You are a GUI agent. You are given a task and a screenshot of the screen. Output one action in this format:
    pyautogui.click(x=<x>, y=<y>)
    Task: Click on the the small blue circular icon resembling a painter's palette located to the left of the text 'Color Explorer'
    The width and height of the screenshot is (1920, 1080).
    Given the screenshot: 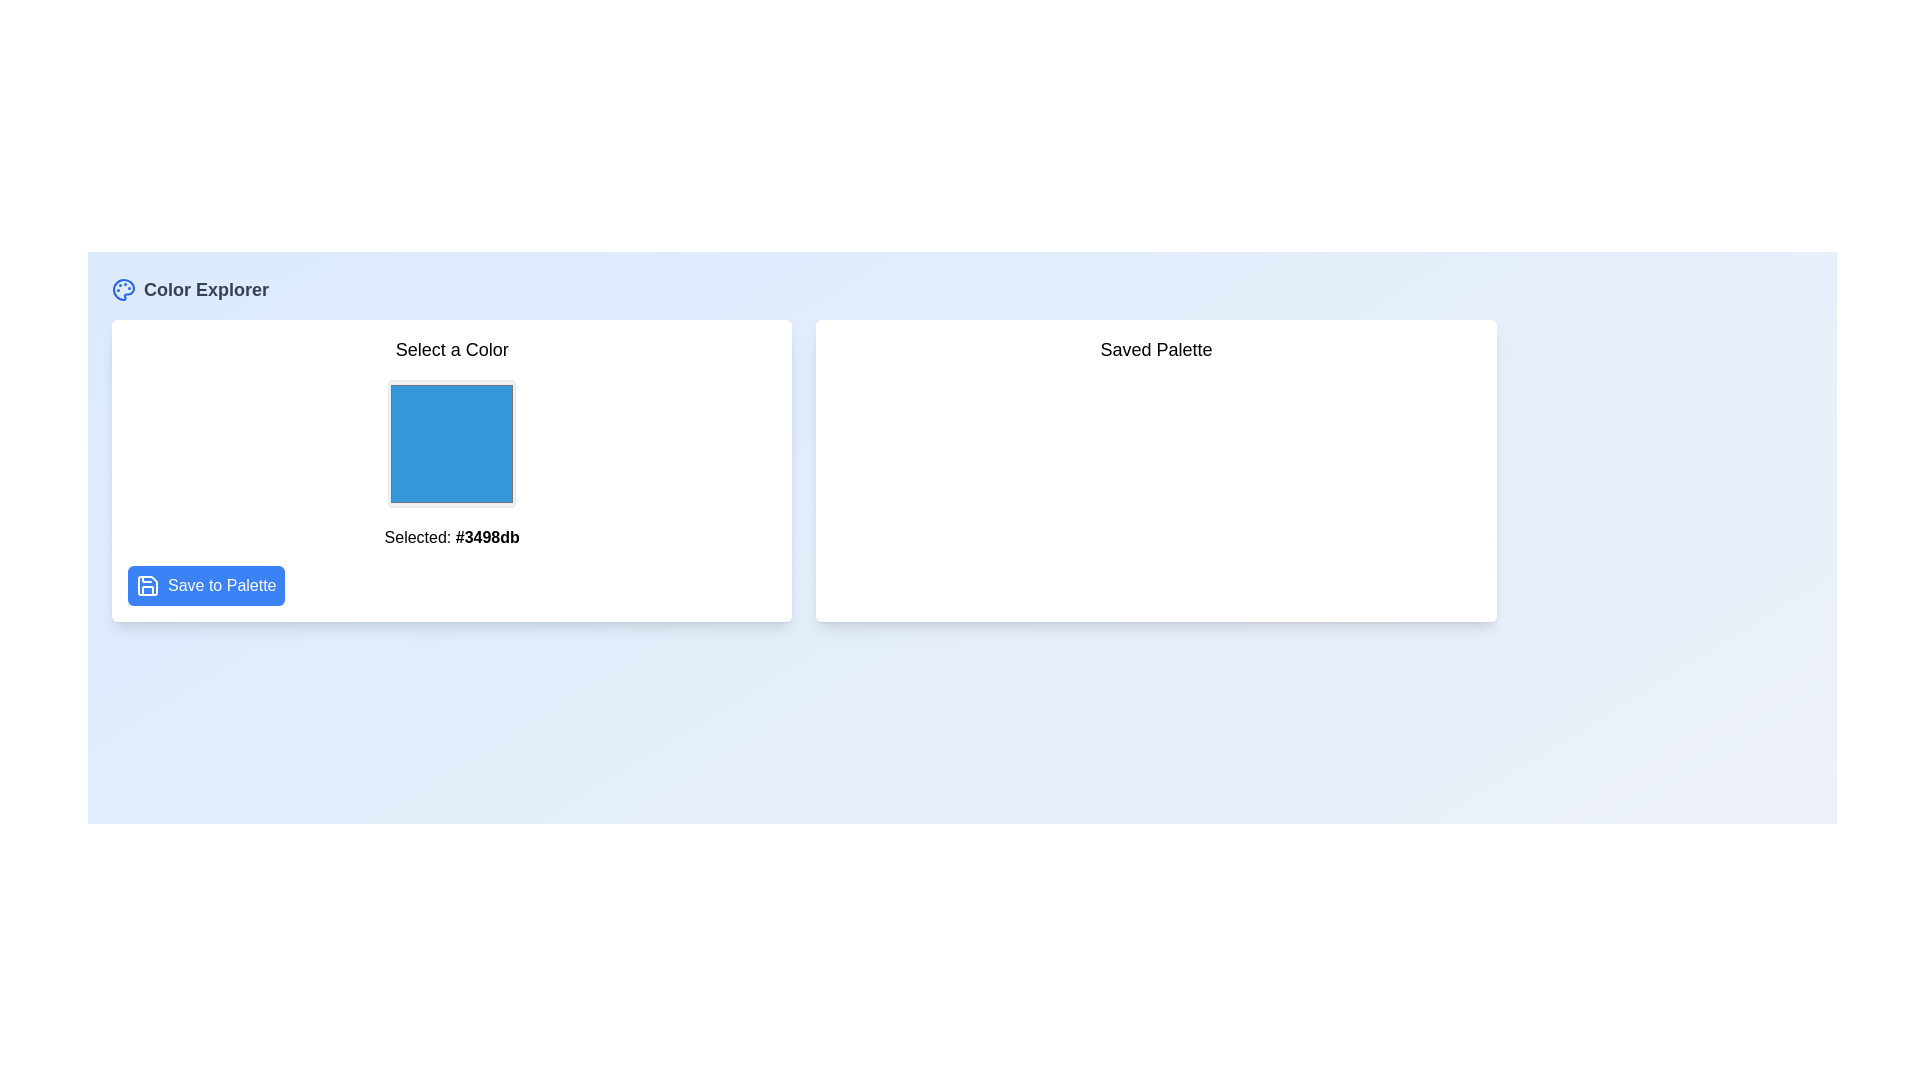 What is the action you would take?
    pyautogui.click(x=123, y=289)
    